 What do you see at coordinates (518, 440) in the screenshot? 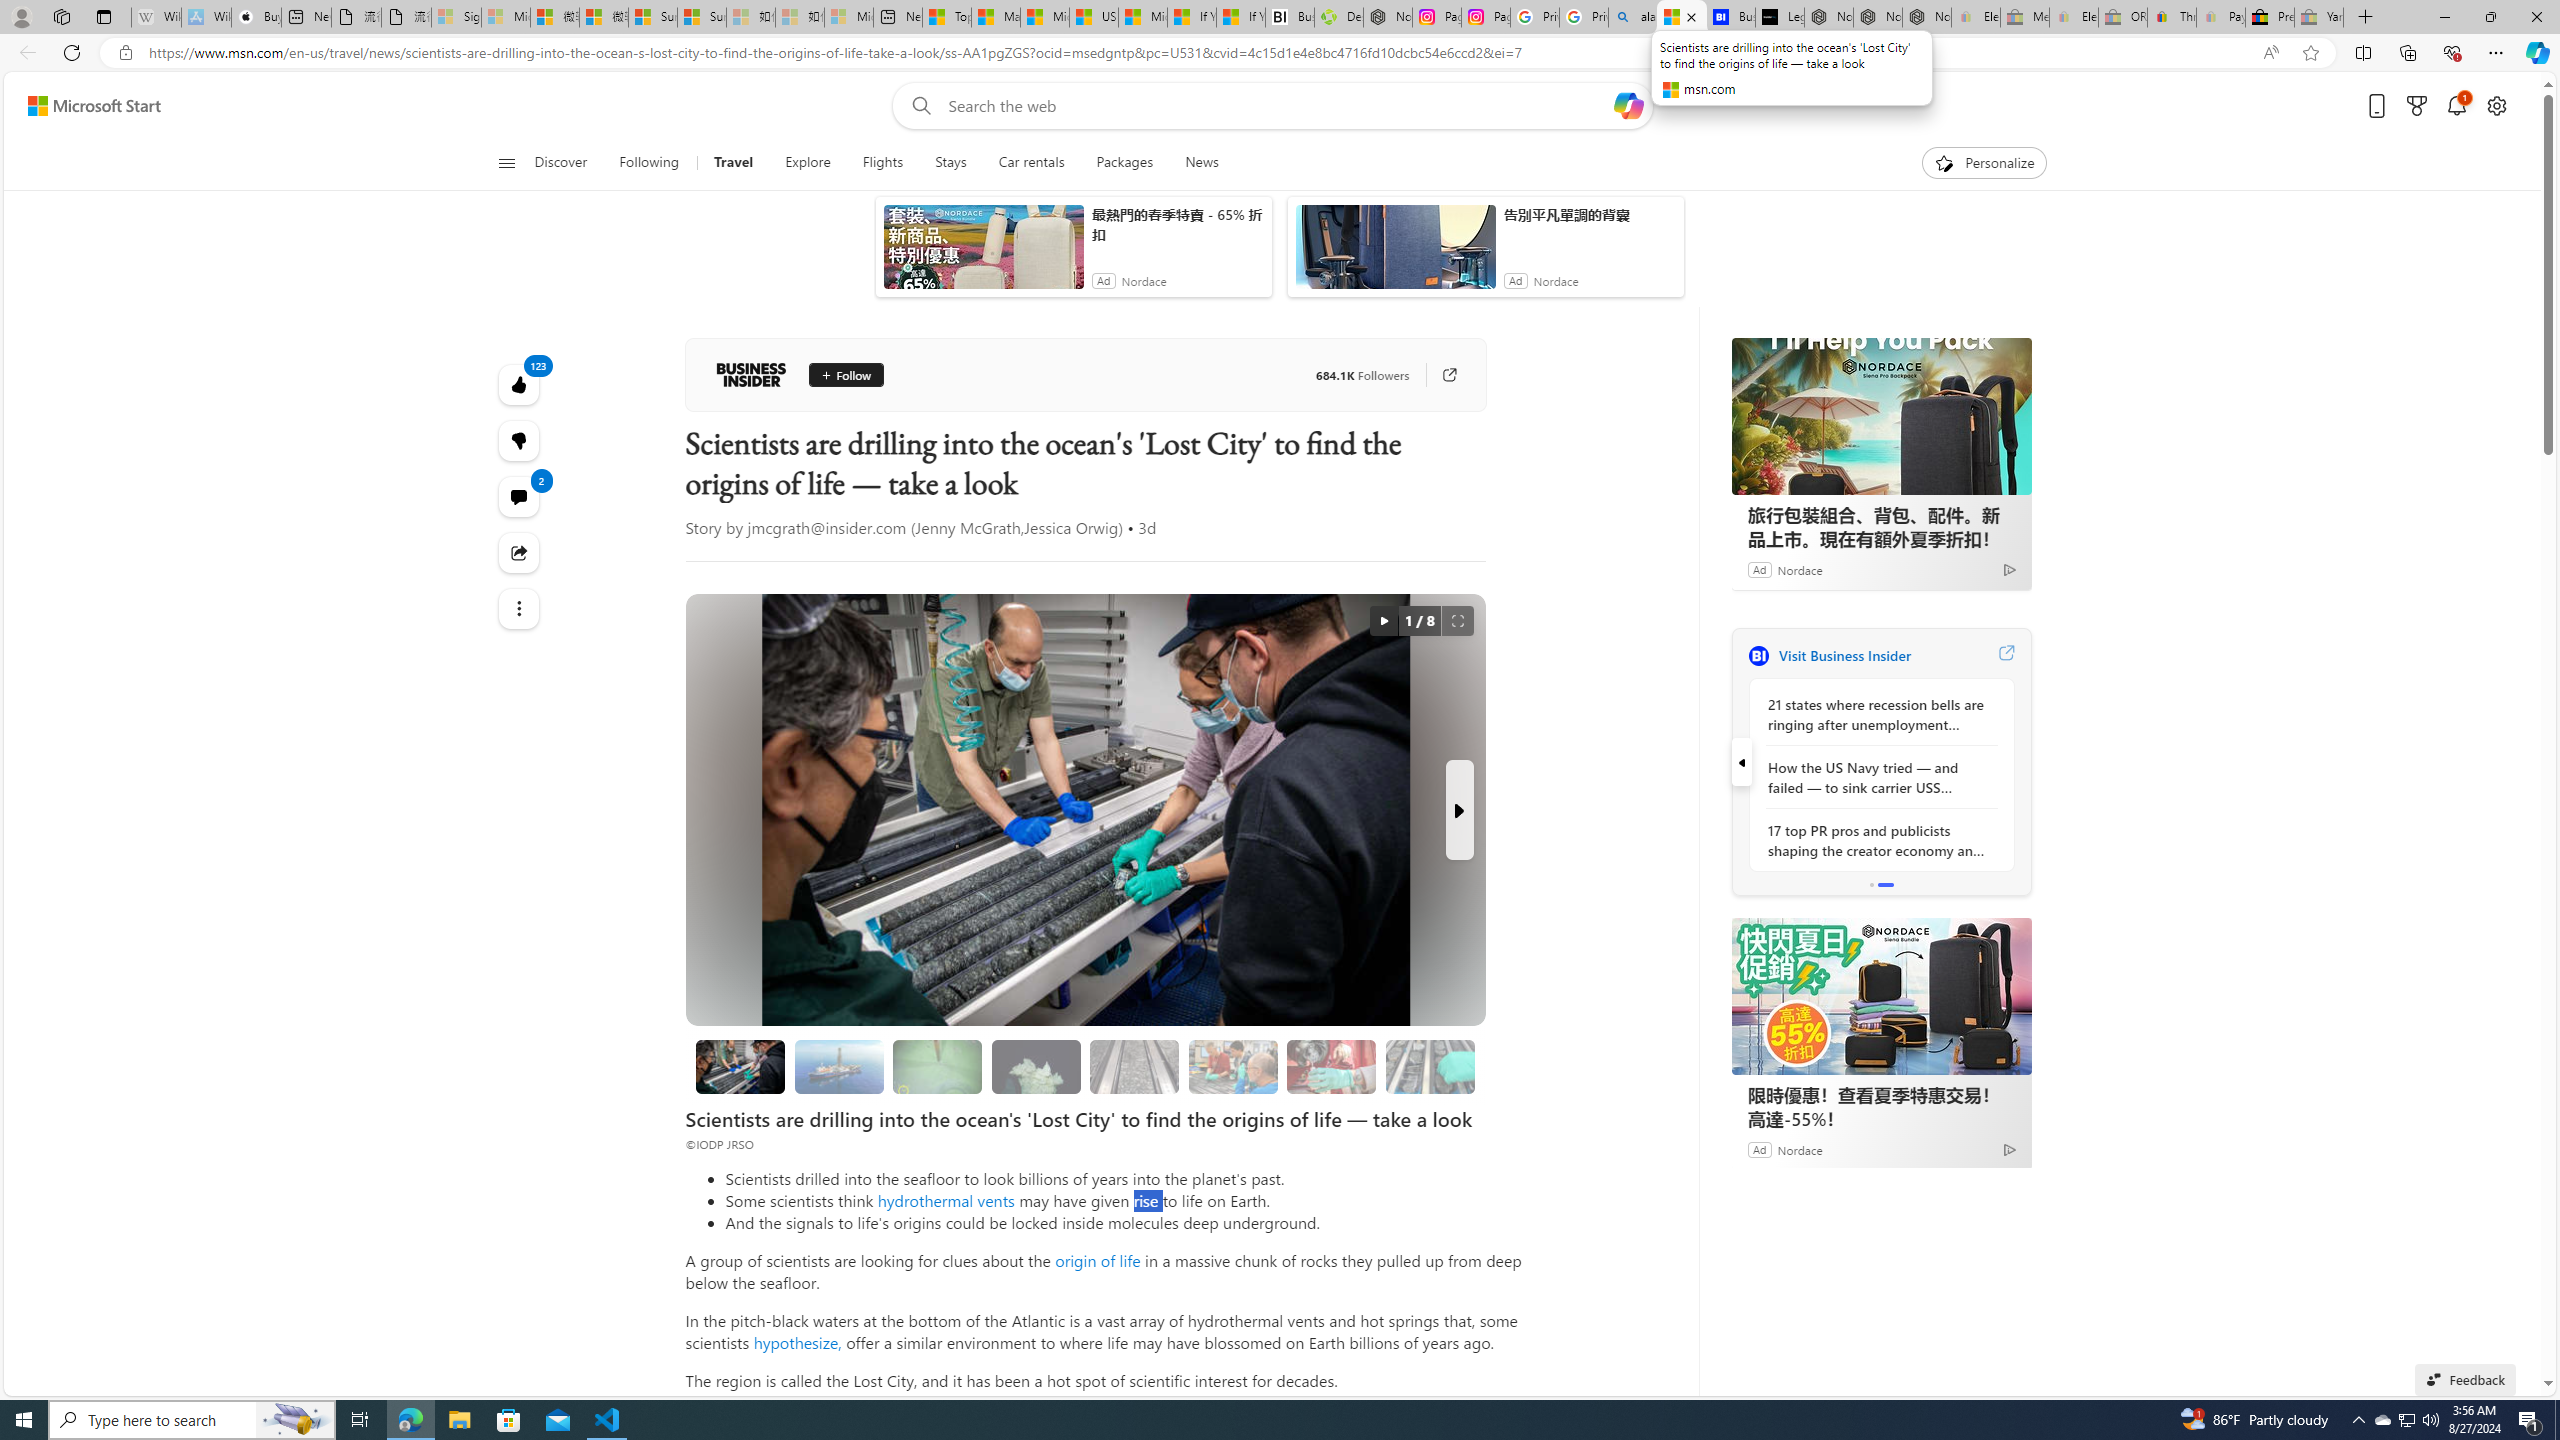
I see `'123'` at bounding box center [518, 440].